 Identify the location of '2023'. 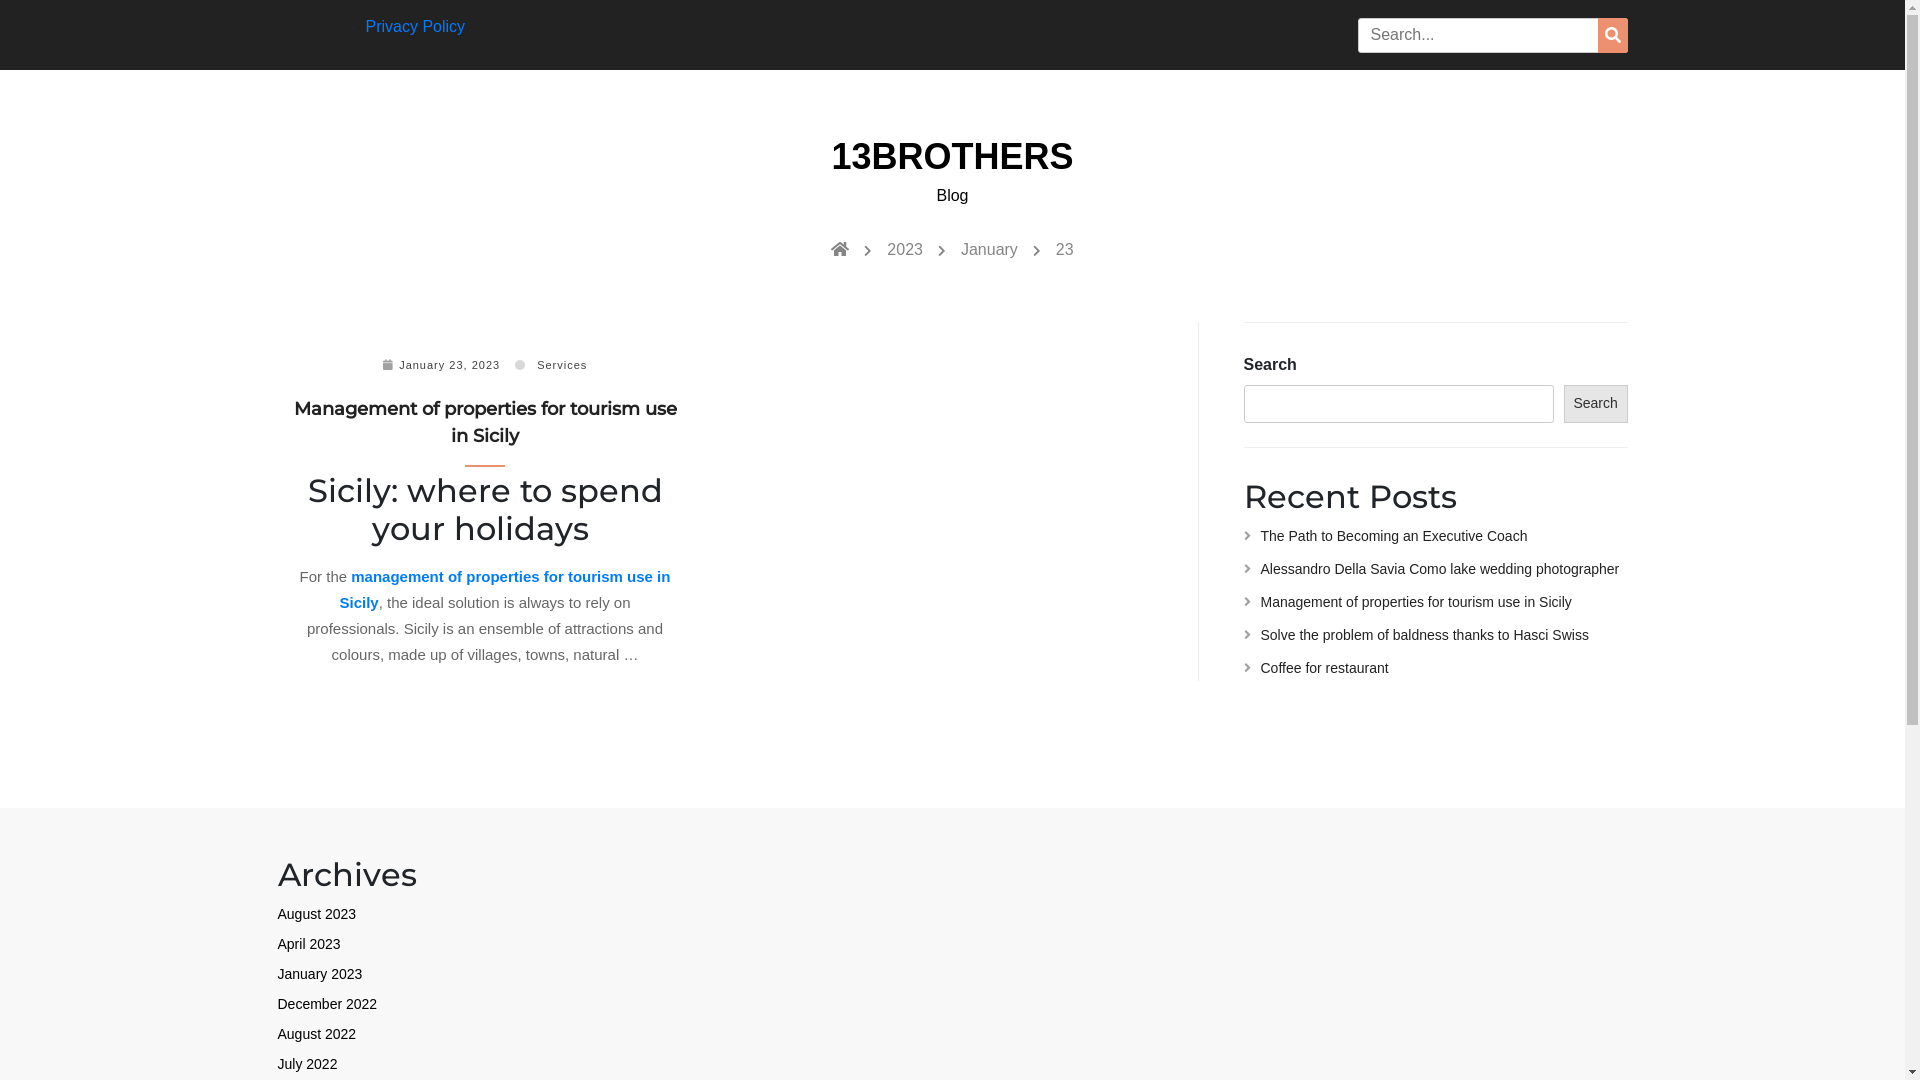
(904, 248).